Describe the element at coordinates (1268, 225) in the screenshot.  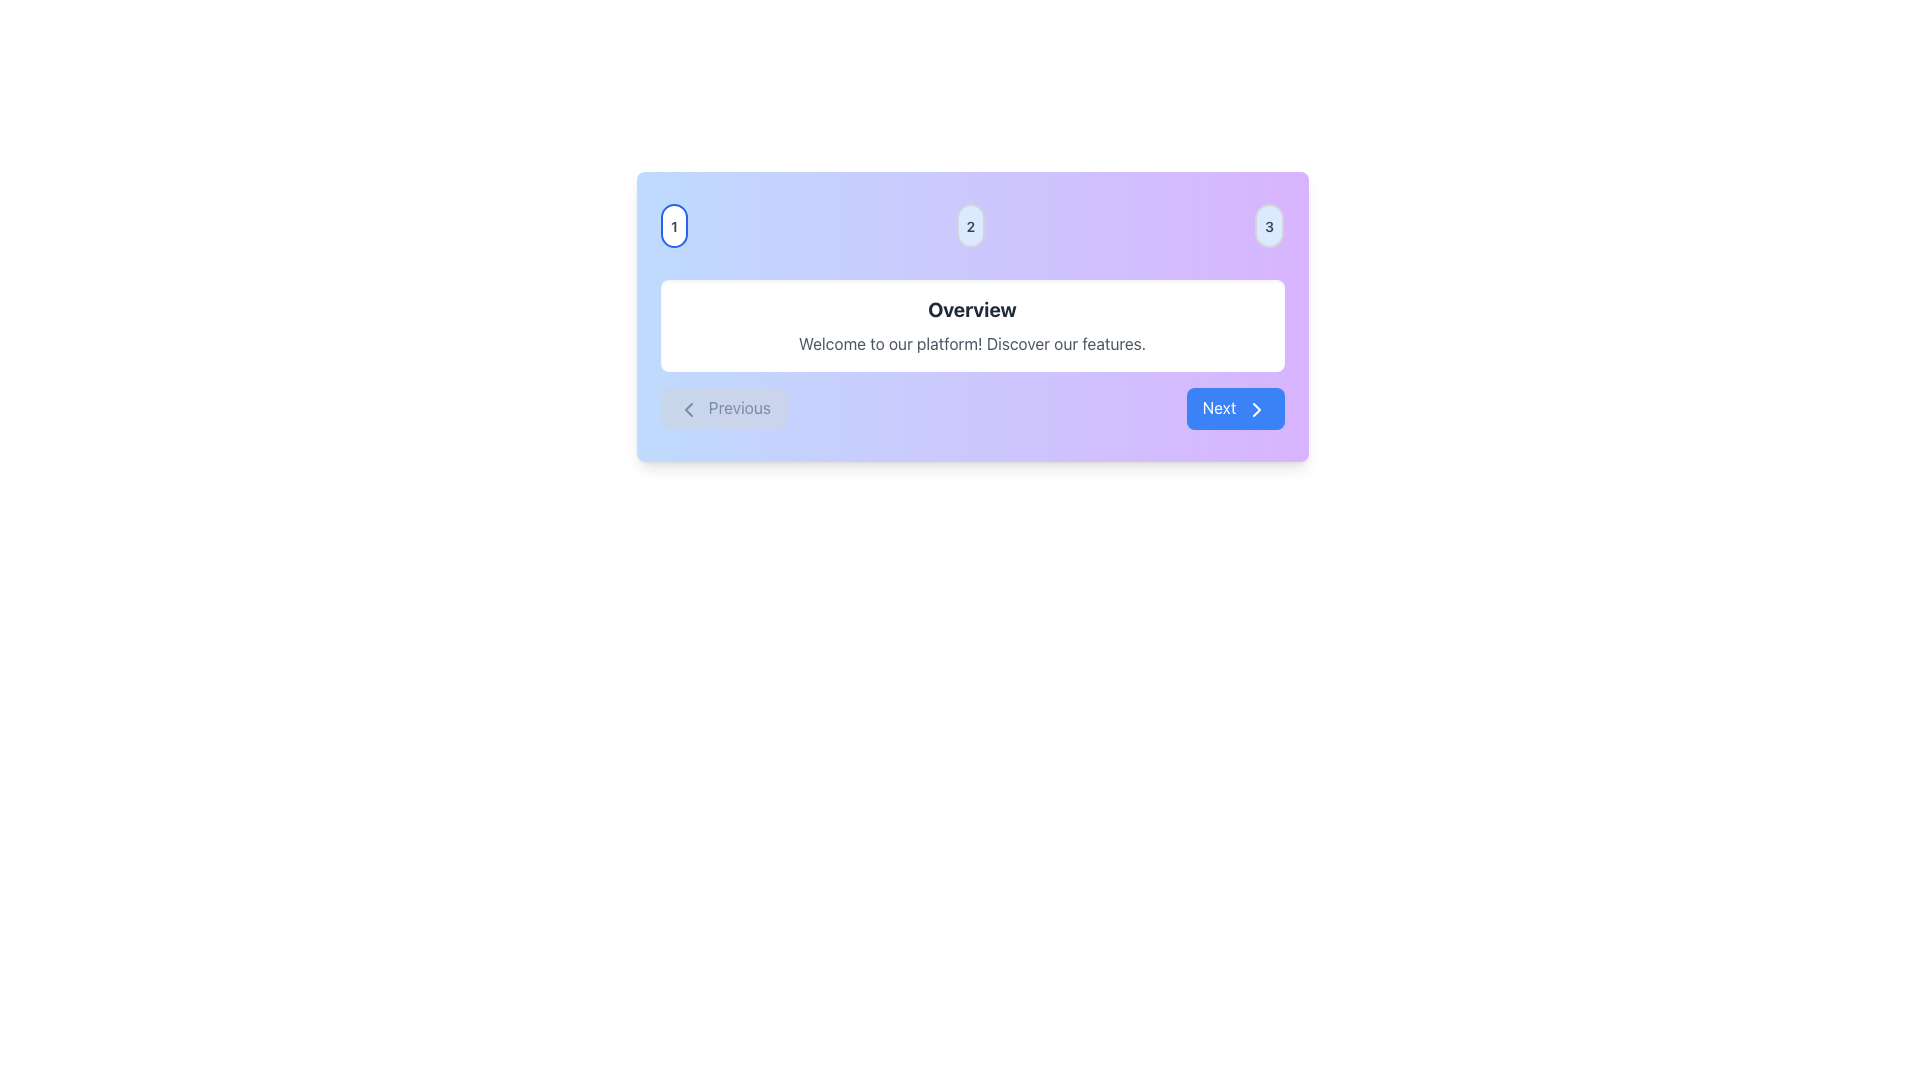
I see `the text element representing the number '3', which is part of a group of three circular buttons indicating sequential steps in a multi-step process` at that location.